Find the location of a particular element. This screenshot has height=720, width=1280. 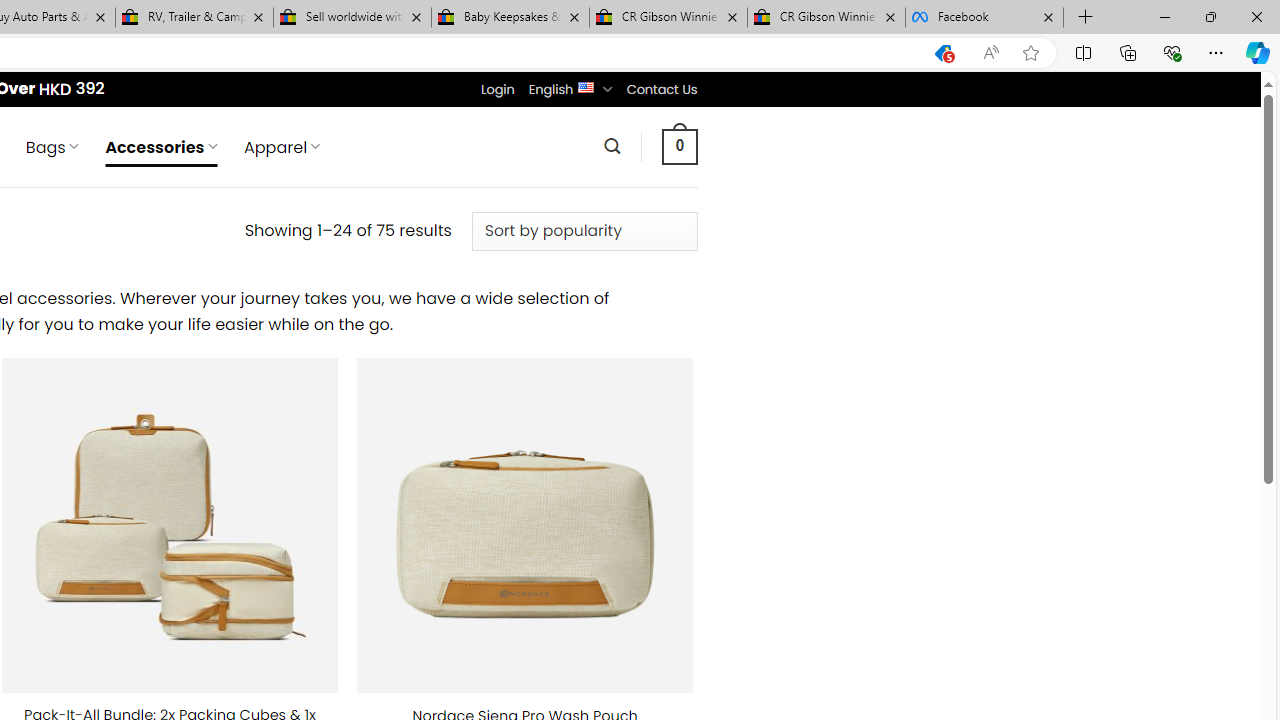

'Shop order' is located at coordinates (583, 230).